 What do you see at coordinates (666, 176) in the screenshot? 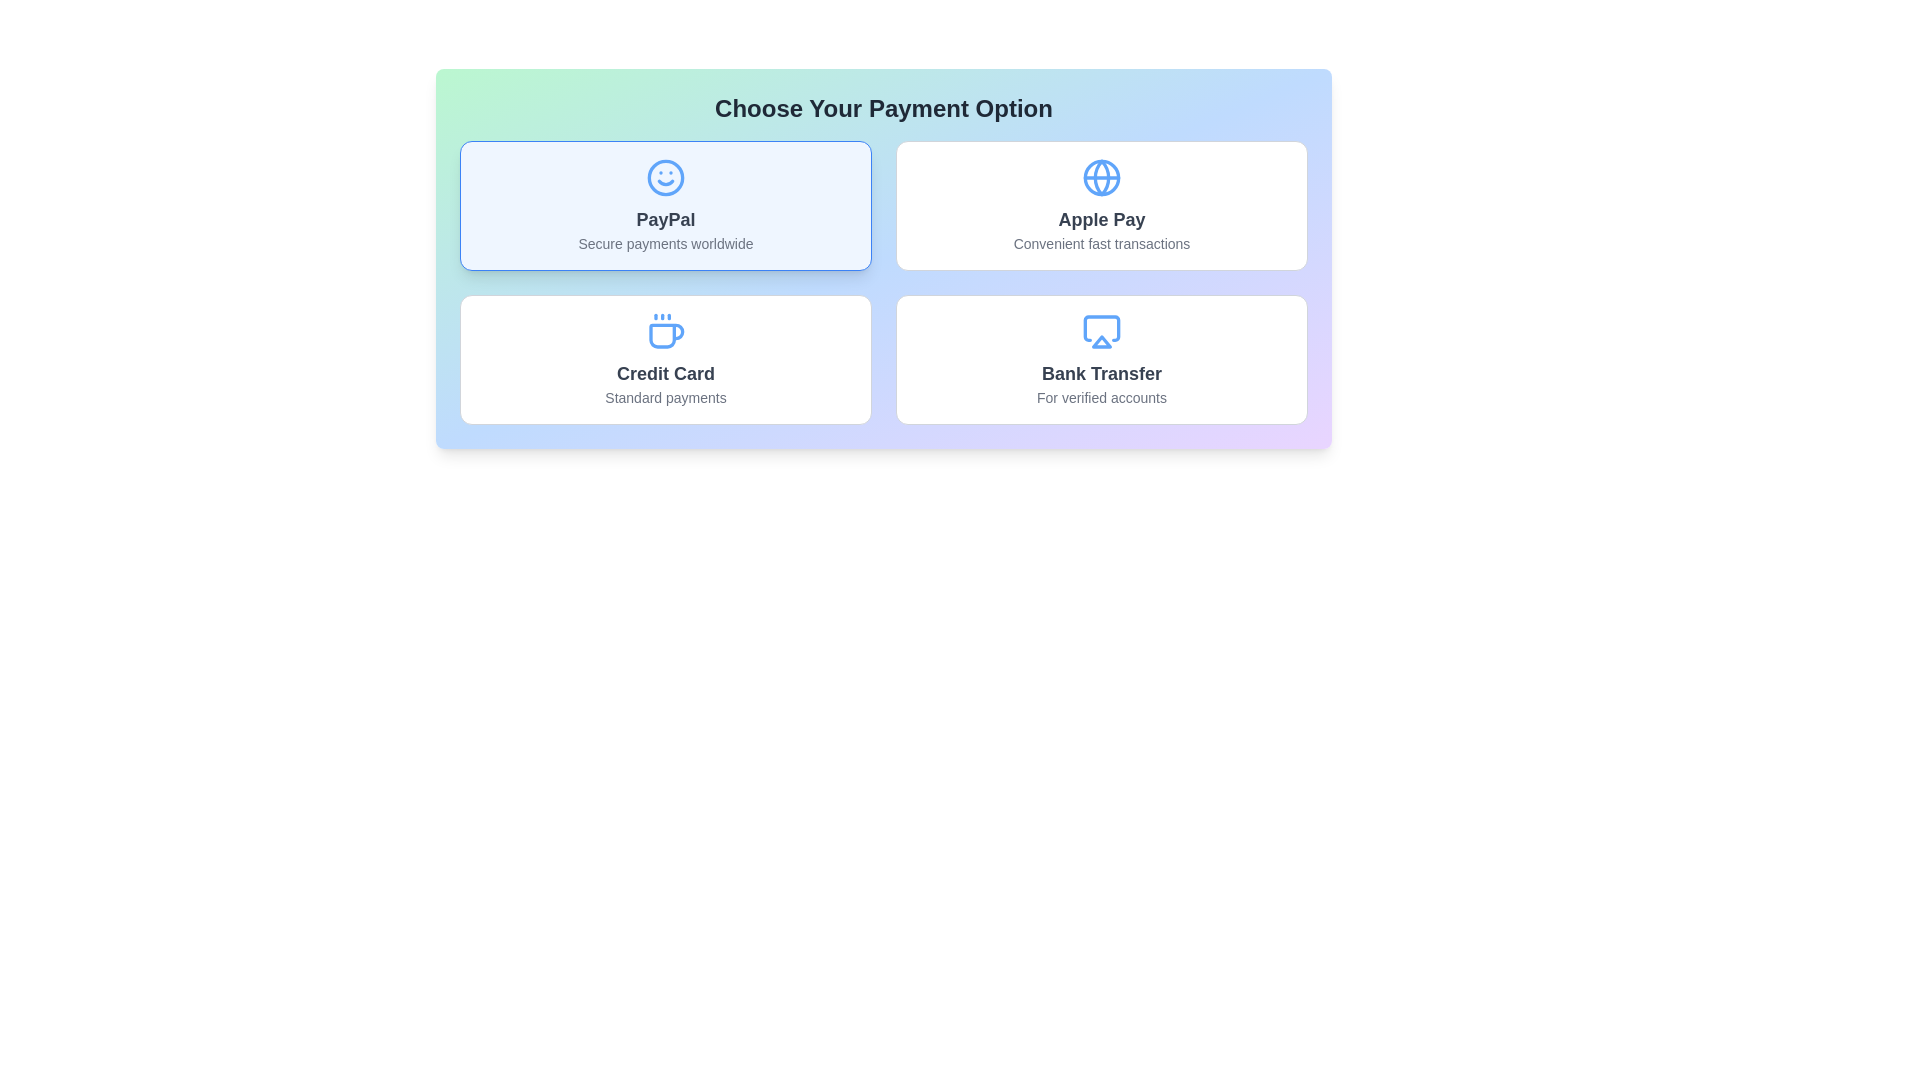
I see `the central circular component of the smiley face icon representing the 'PayPal' payment option in the 'Choose Your Payment Option' interface` at bounding box center [666, 176].